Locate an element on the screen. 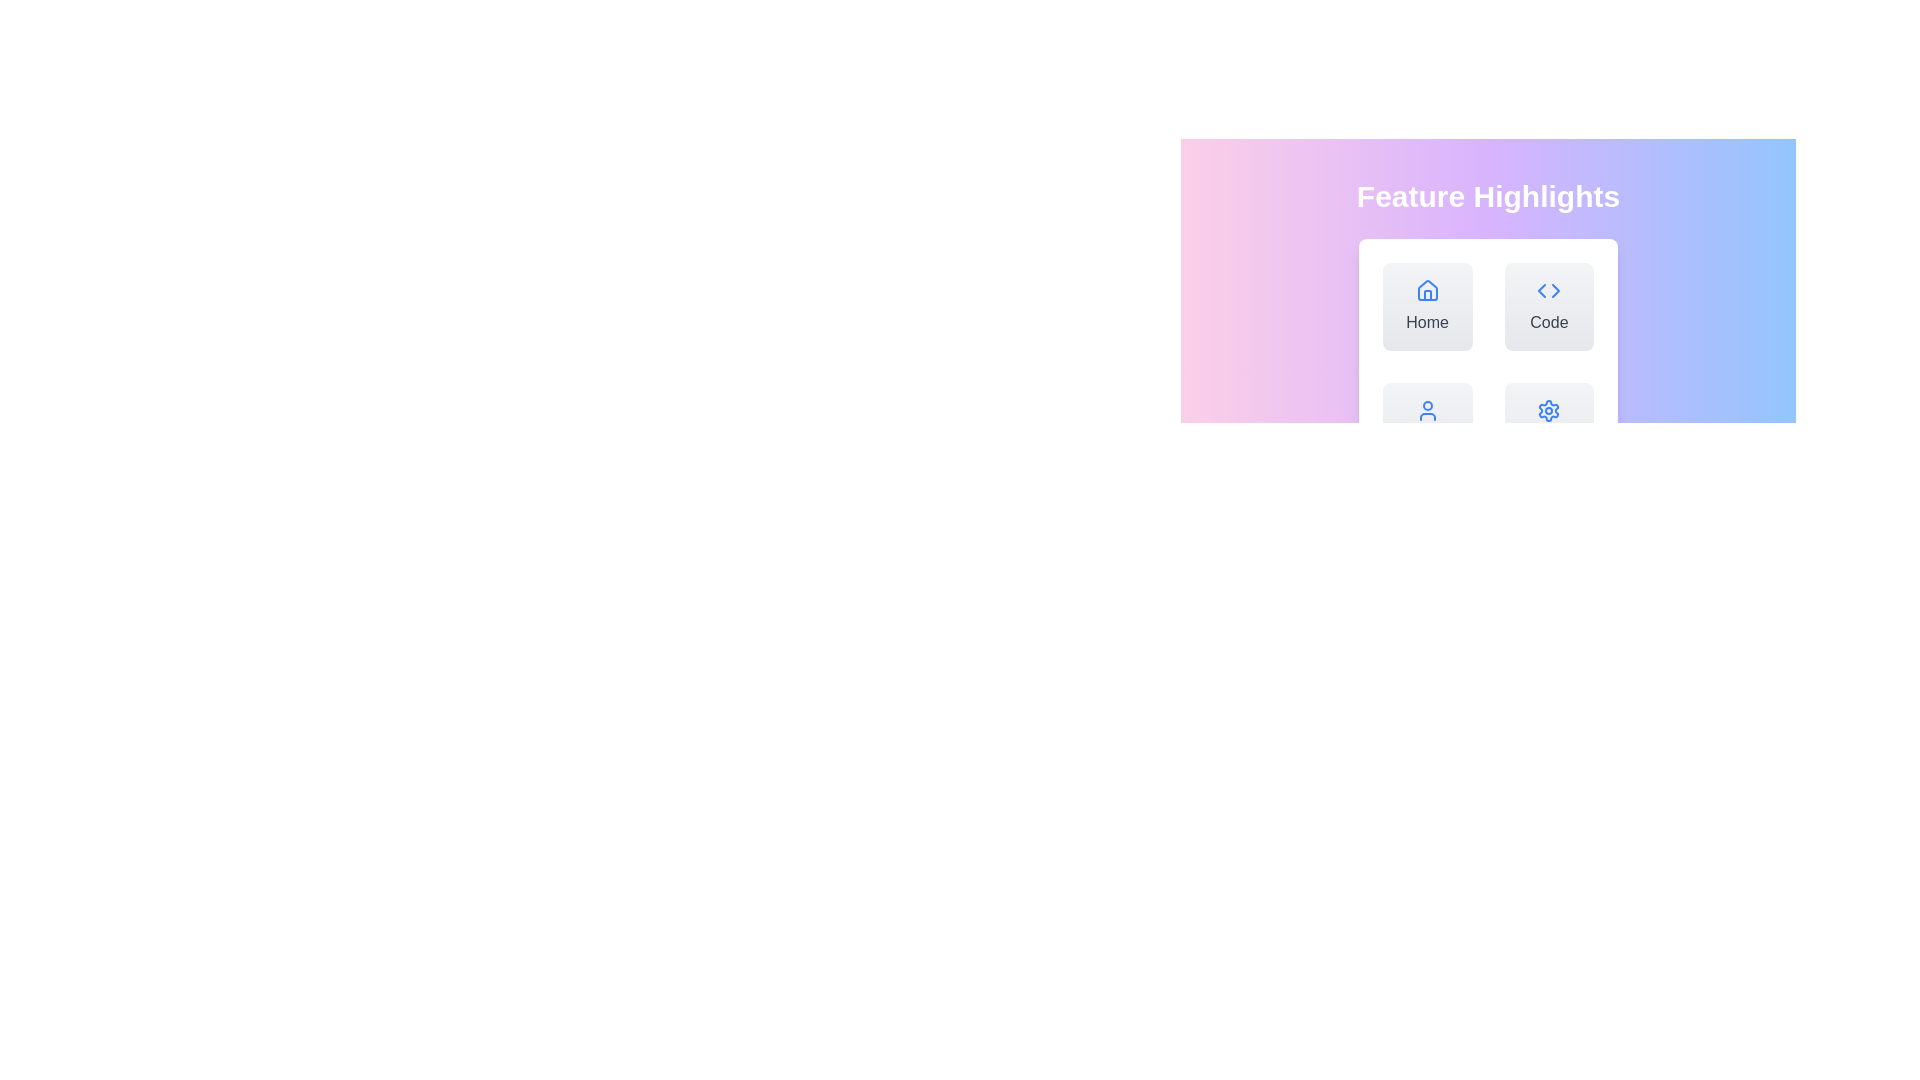  the settings icon located at the bottom-right of the grid under 'Feature Highlights' is located at coordinates (1548, 410).